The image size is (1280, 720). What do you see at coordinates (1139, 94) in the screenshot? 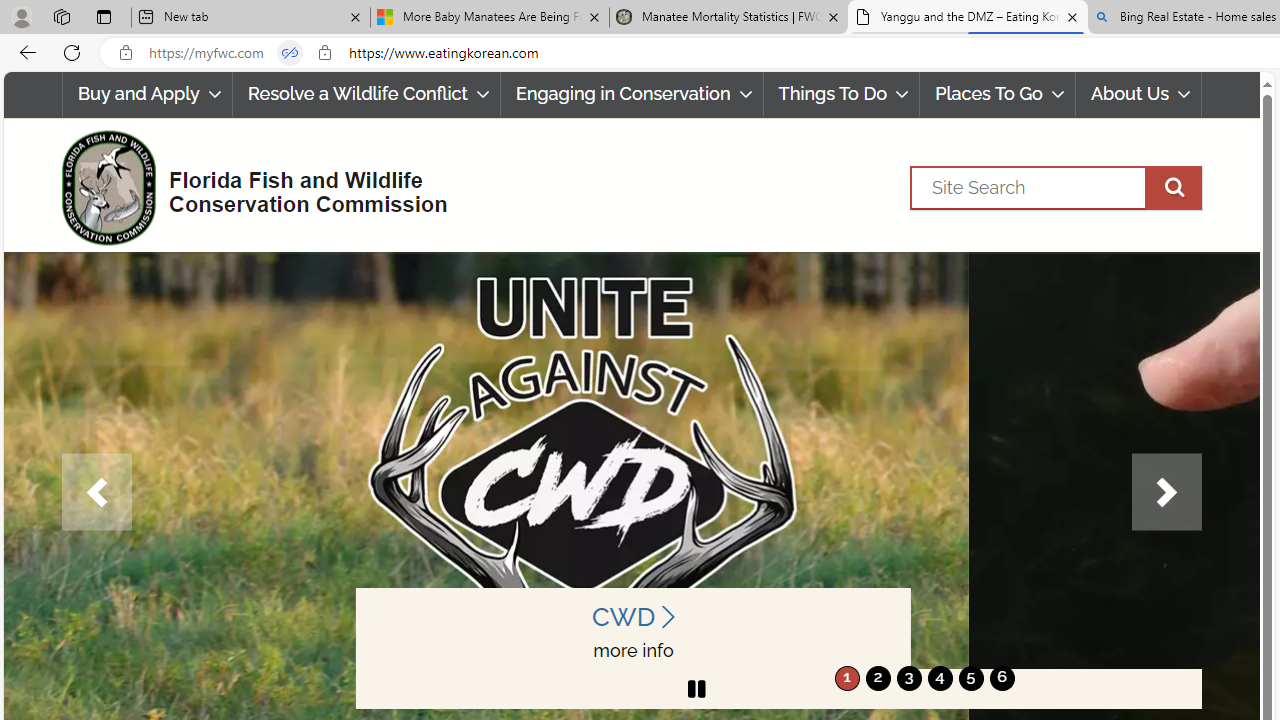
I see `'About Us'` at bounding box center [1139, 94].